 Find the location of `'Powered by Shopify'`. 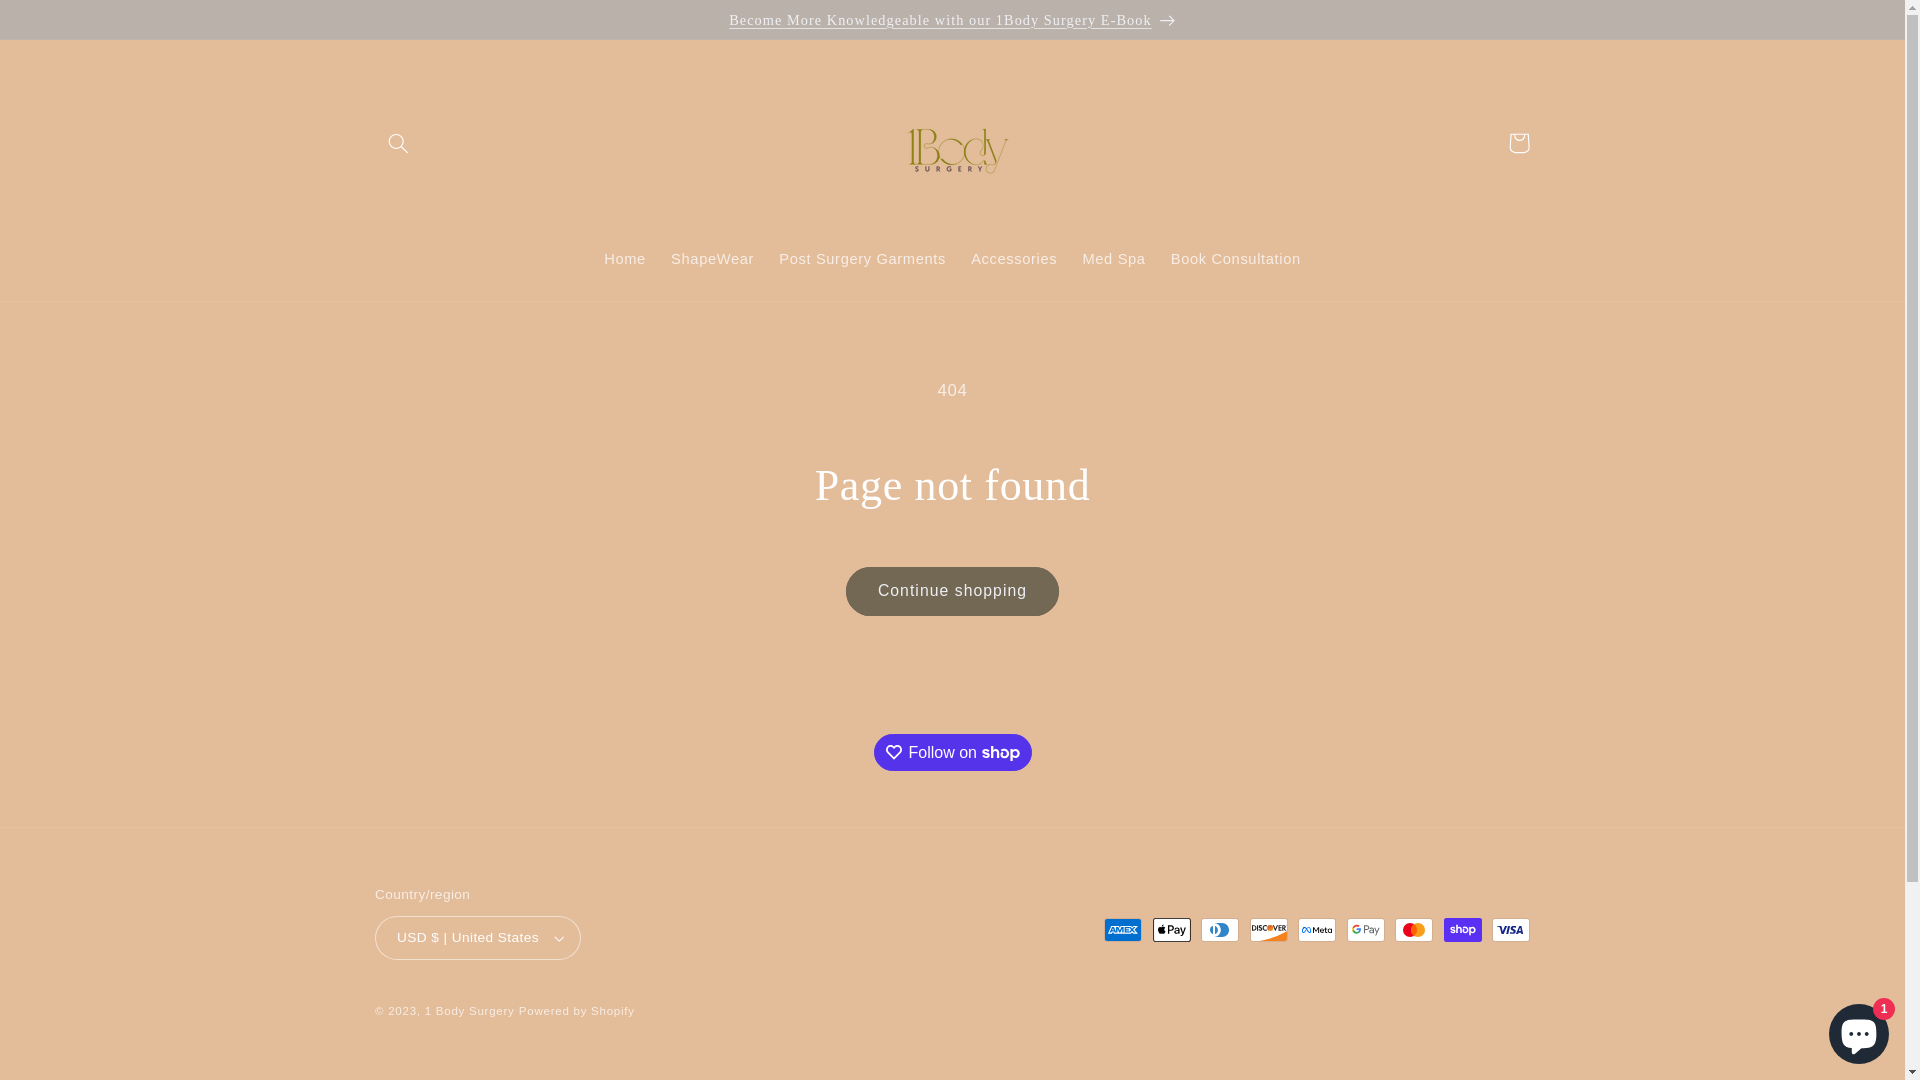

'Powered by Shopify' is located at coordinates (575, 1010).